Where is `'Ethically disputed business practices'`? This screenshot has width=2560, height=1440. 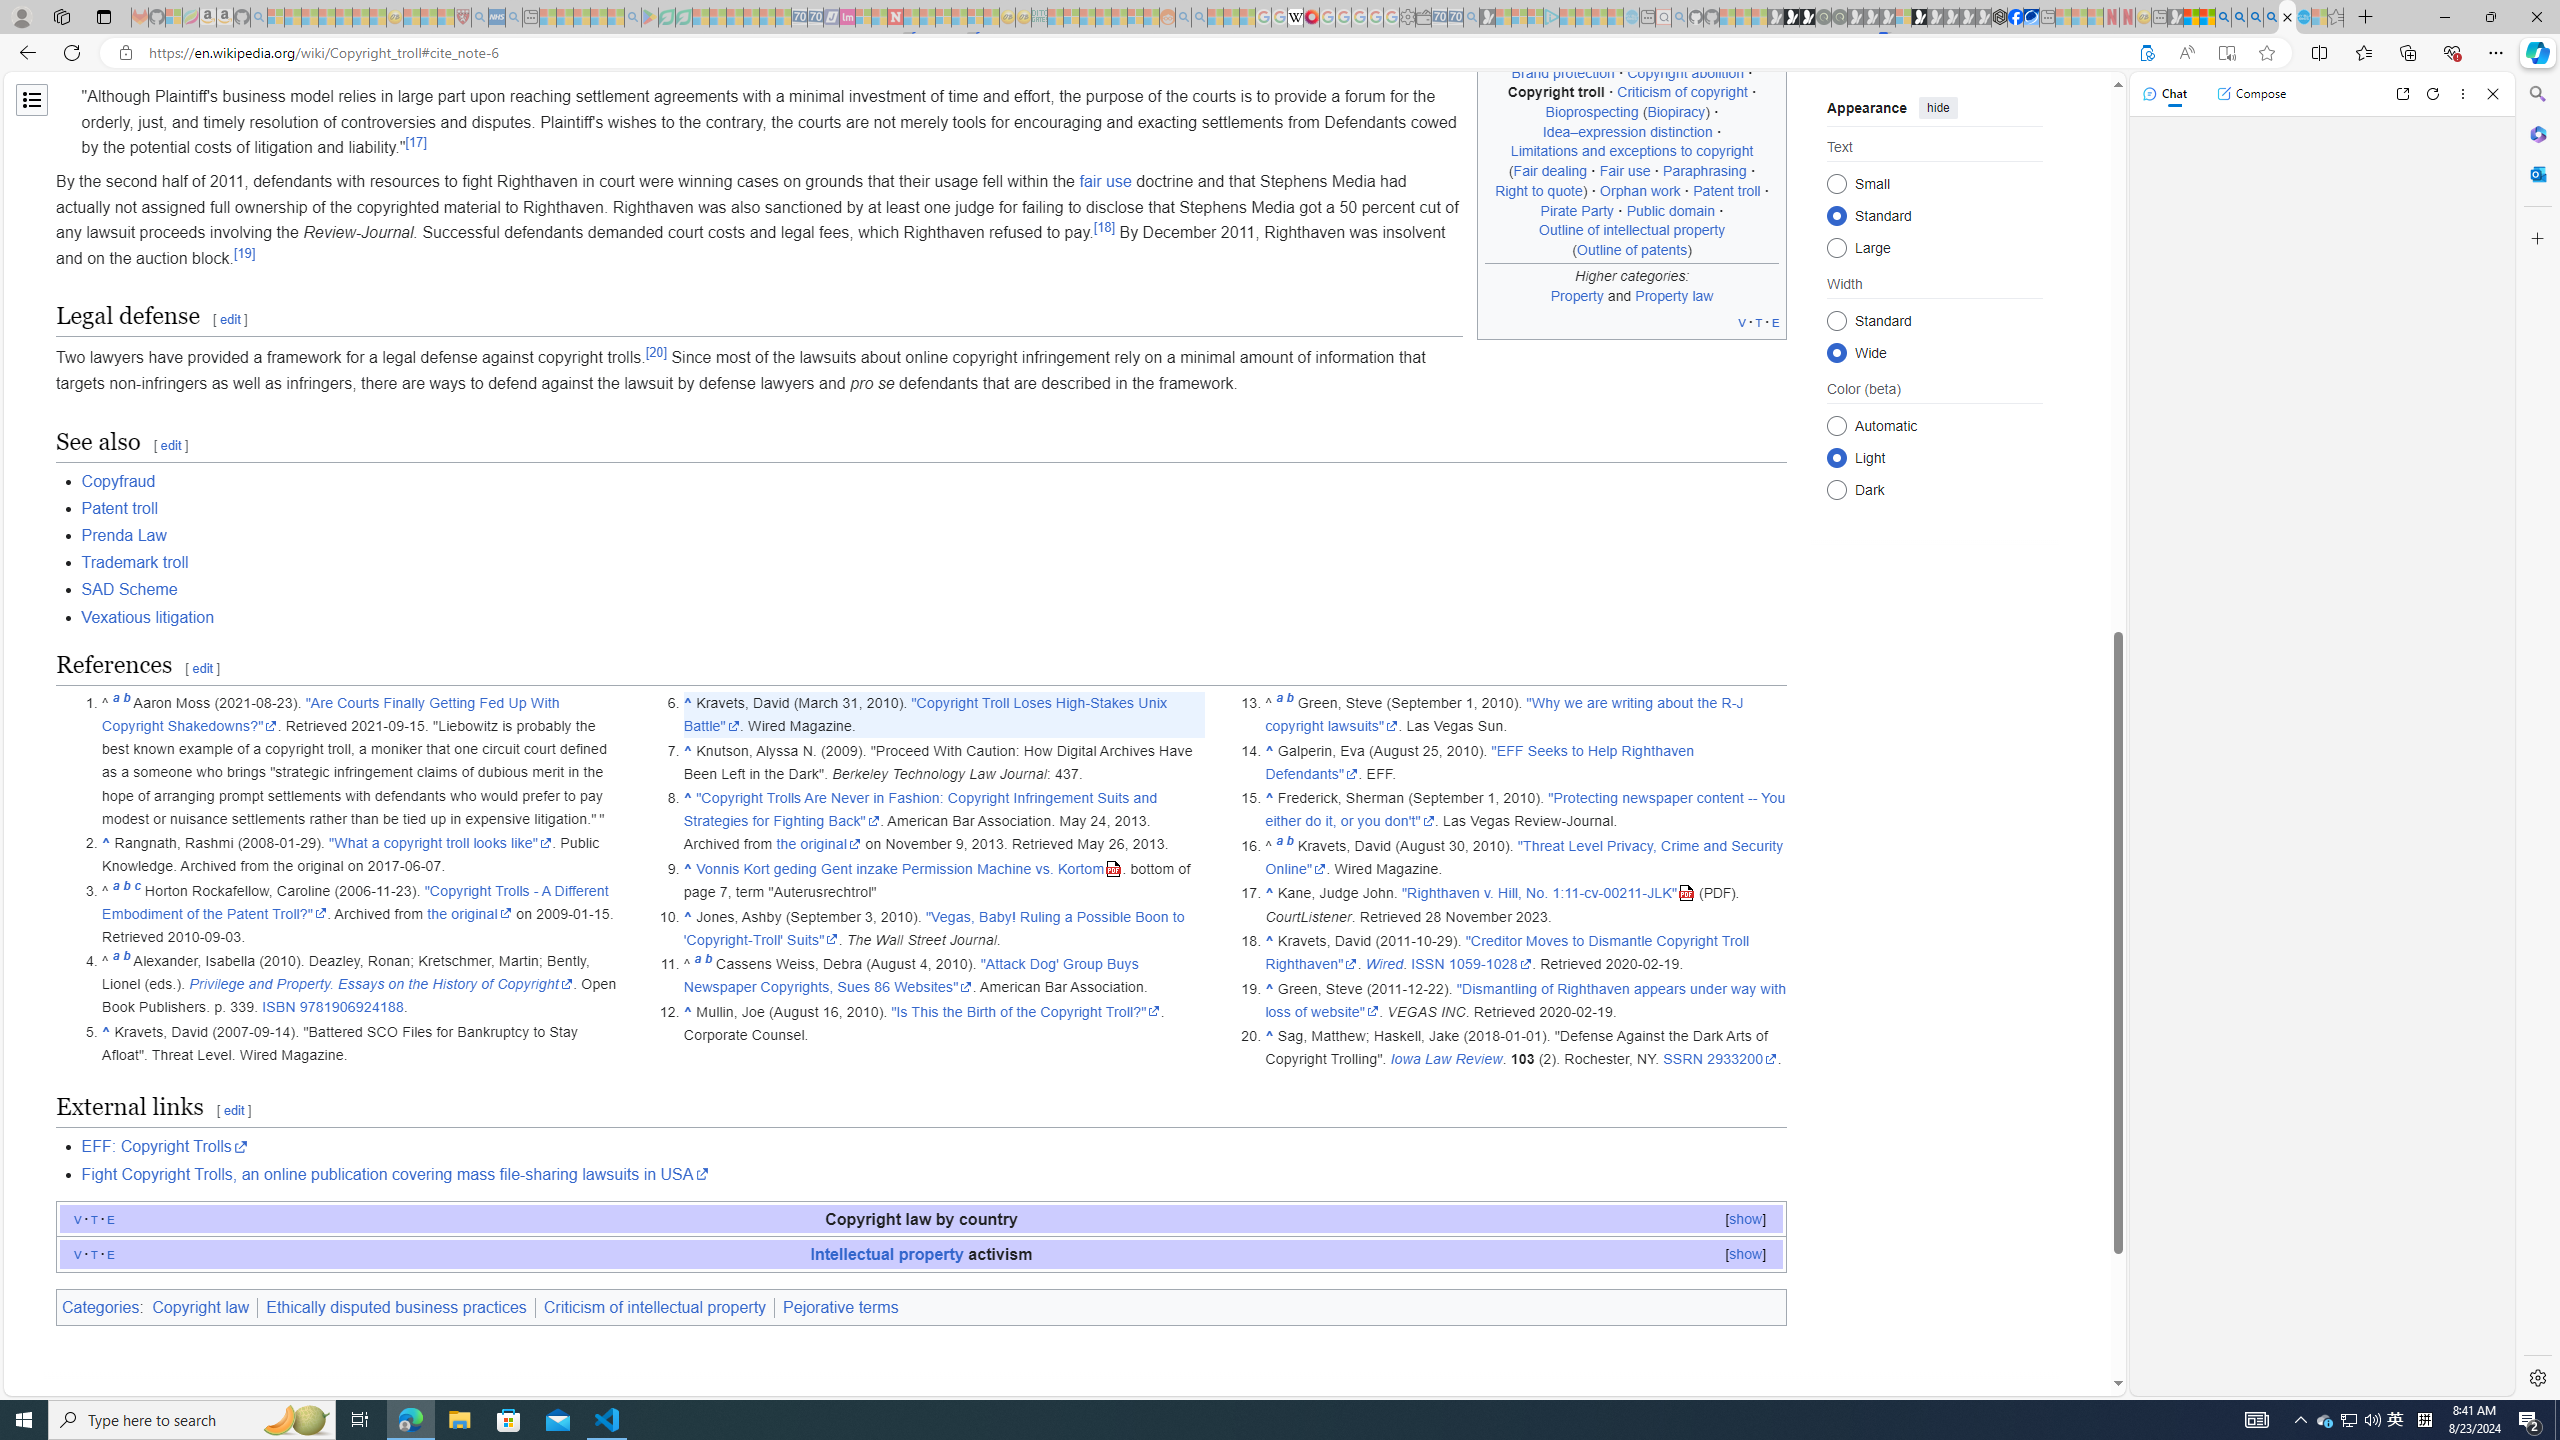
'Ethically disputed business practices' is located at coordinates (395, 1306).